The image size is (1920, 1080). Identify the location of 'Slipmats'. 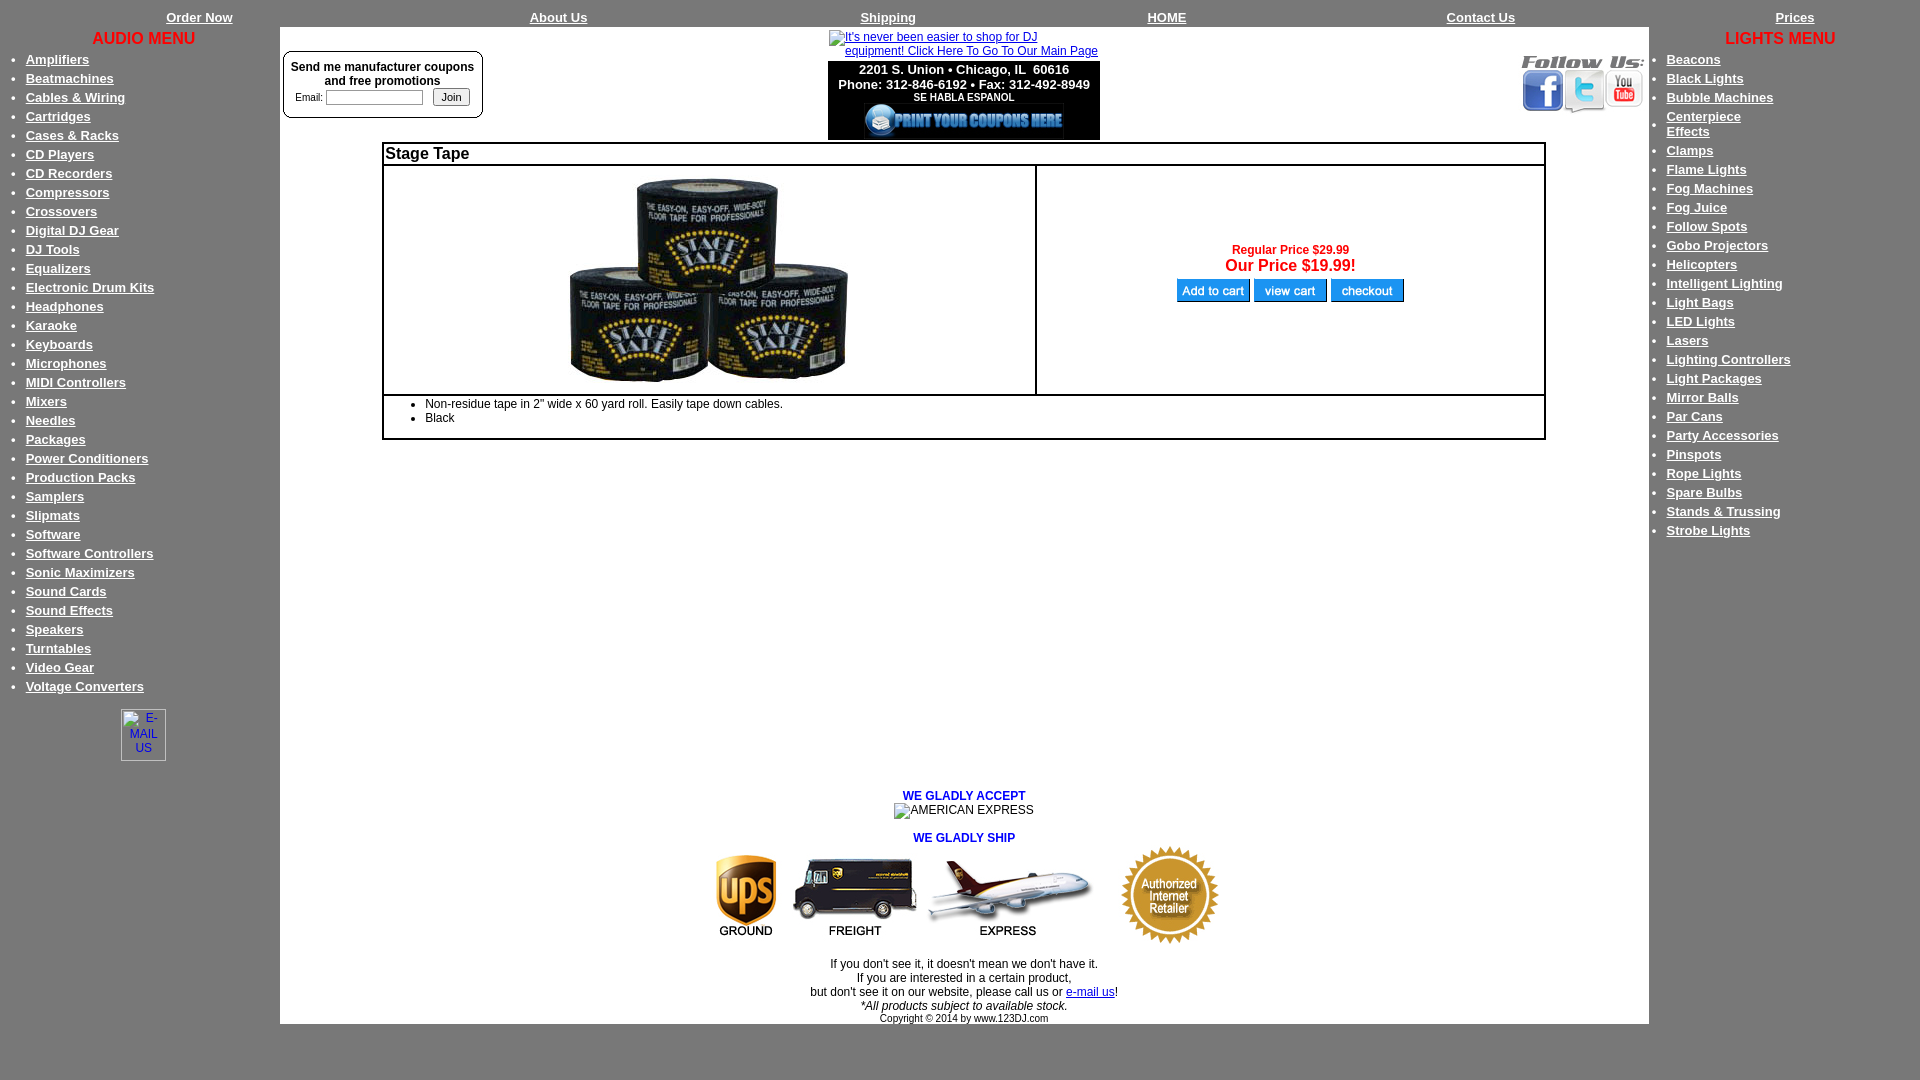
(25, 514).